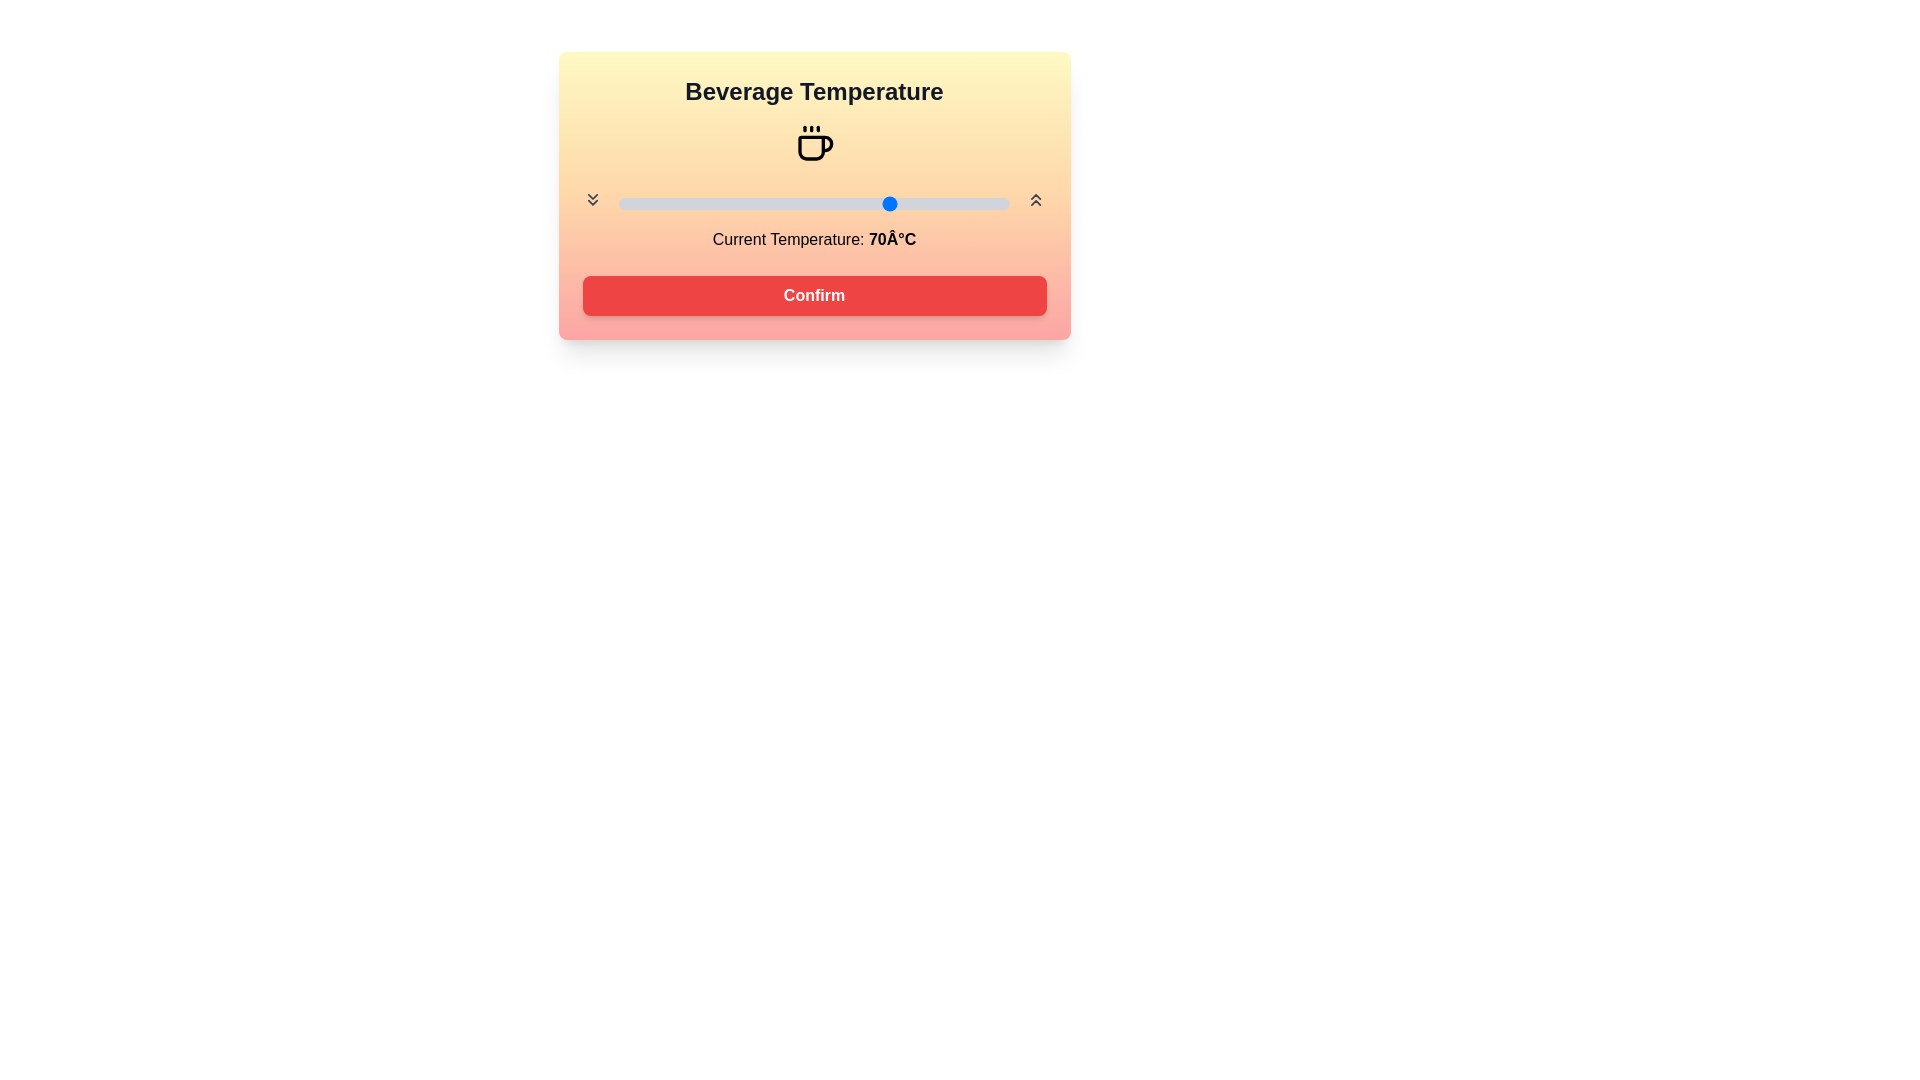 The width and height of the screenshot is (1920, 1080). What do you see at coordinates (814, 296) in the screenshot?
I see `the confirm button to confirm the temperature setting` at bounding box center [814, 296].